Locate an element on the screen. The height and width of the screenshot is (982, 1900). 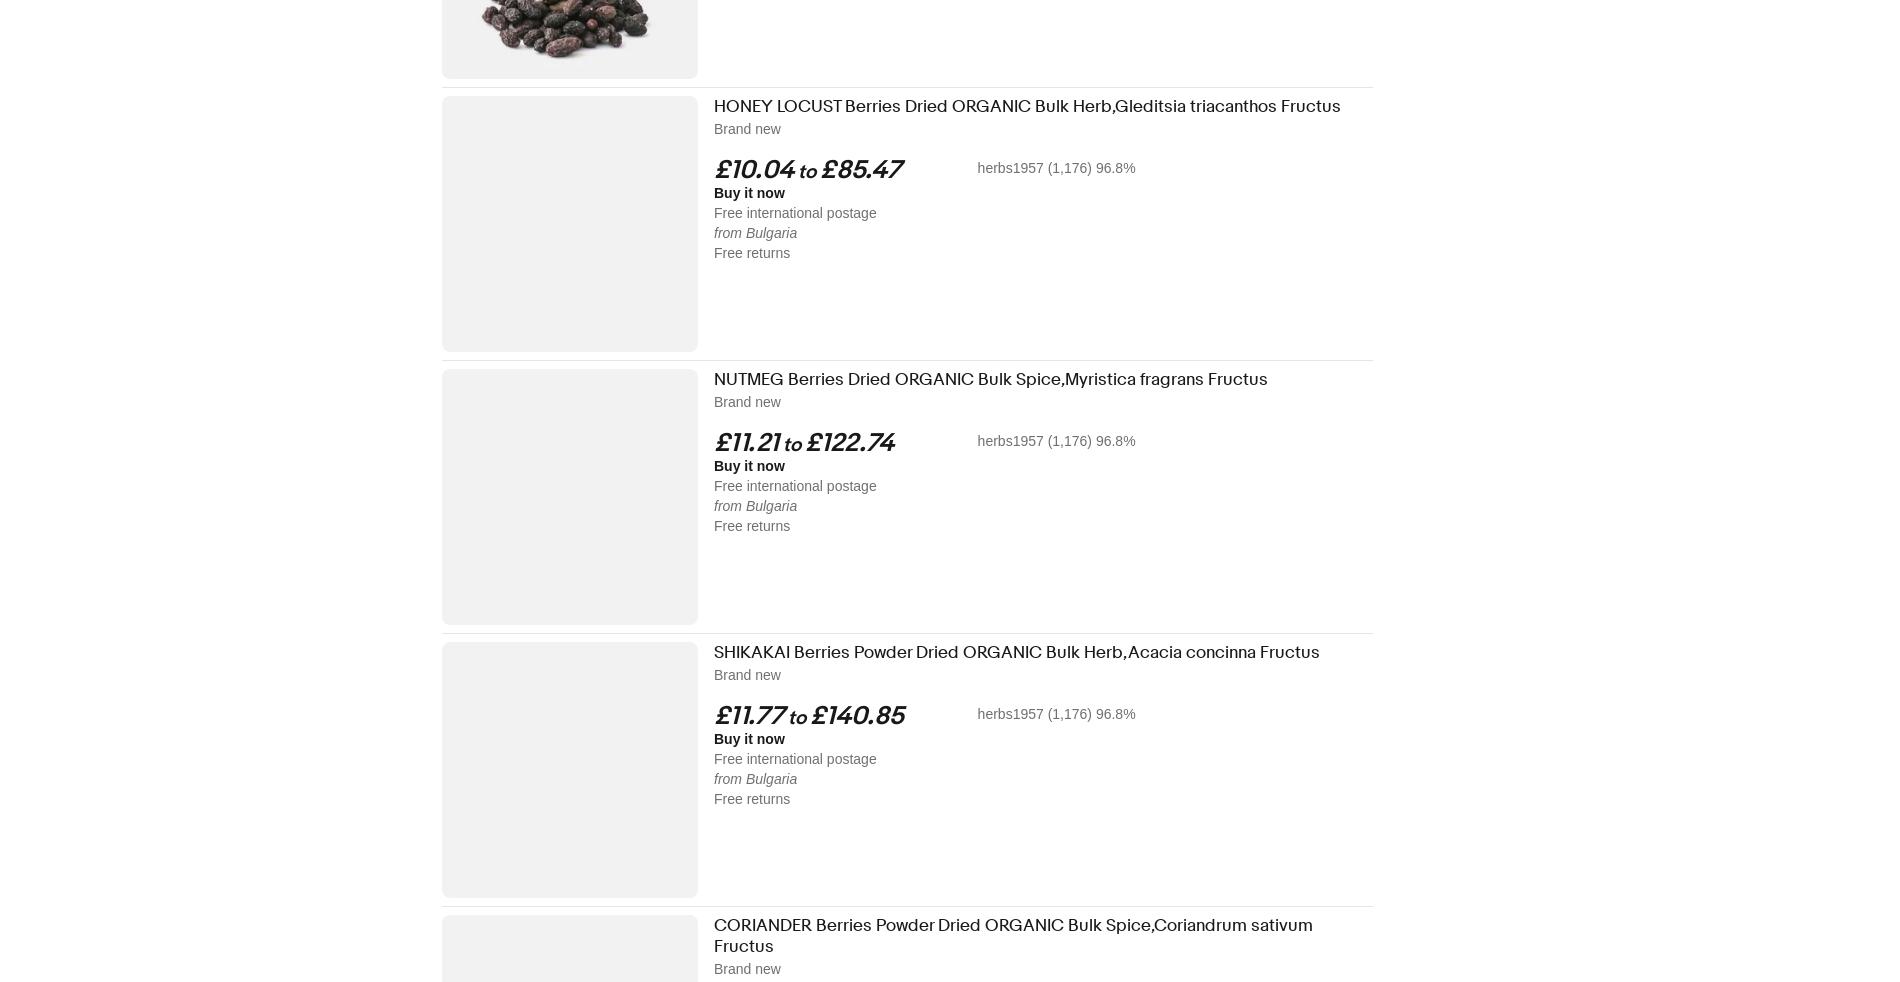
'CORIANDER Berries Powder Dried ORGANIC Bulk Spice,Coriandrum sativum Fructus' is located at coordinates (713, 936).